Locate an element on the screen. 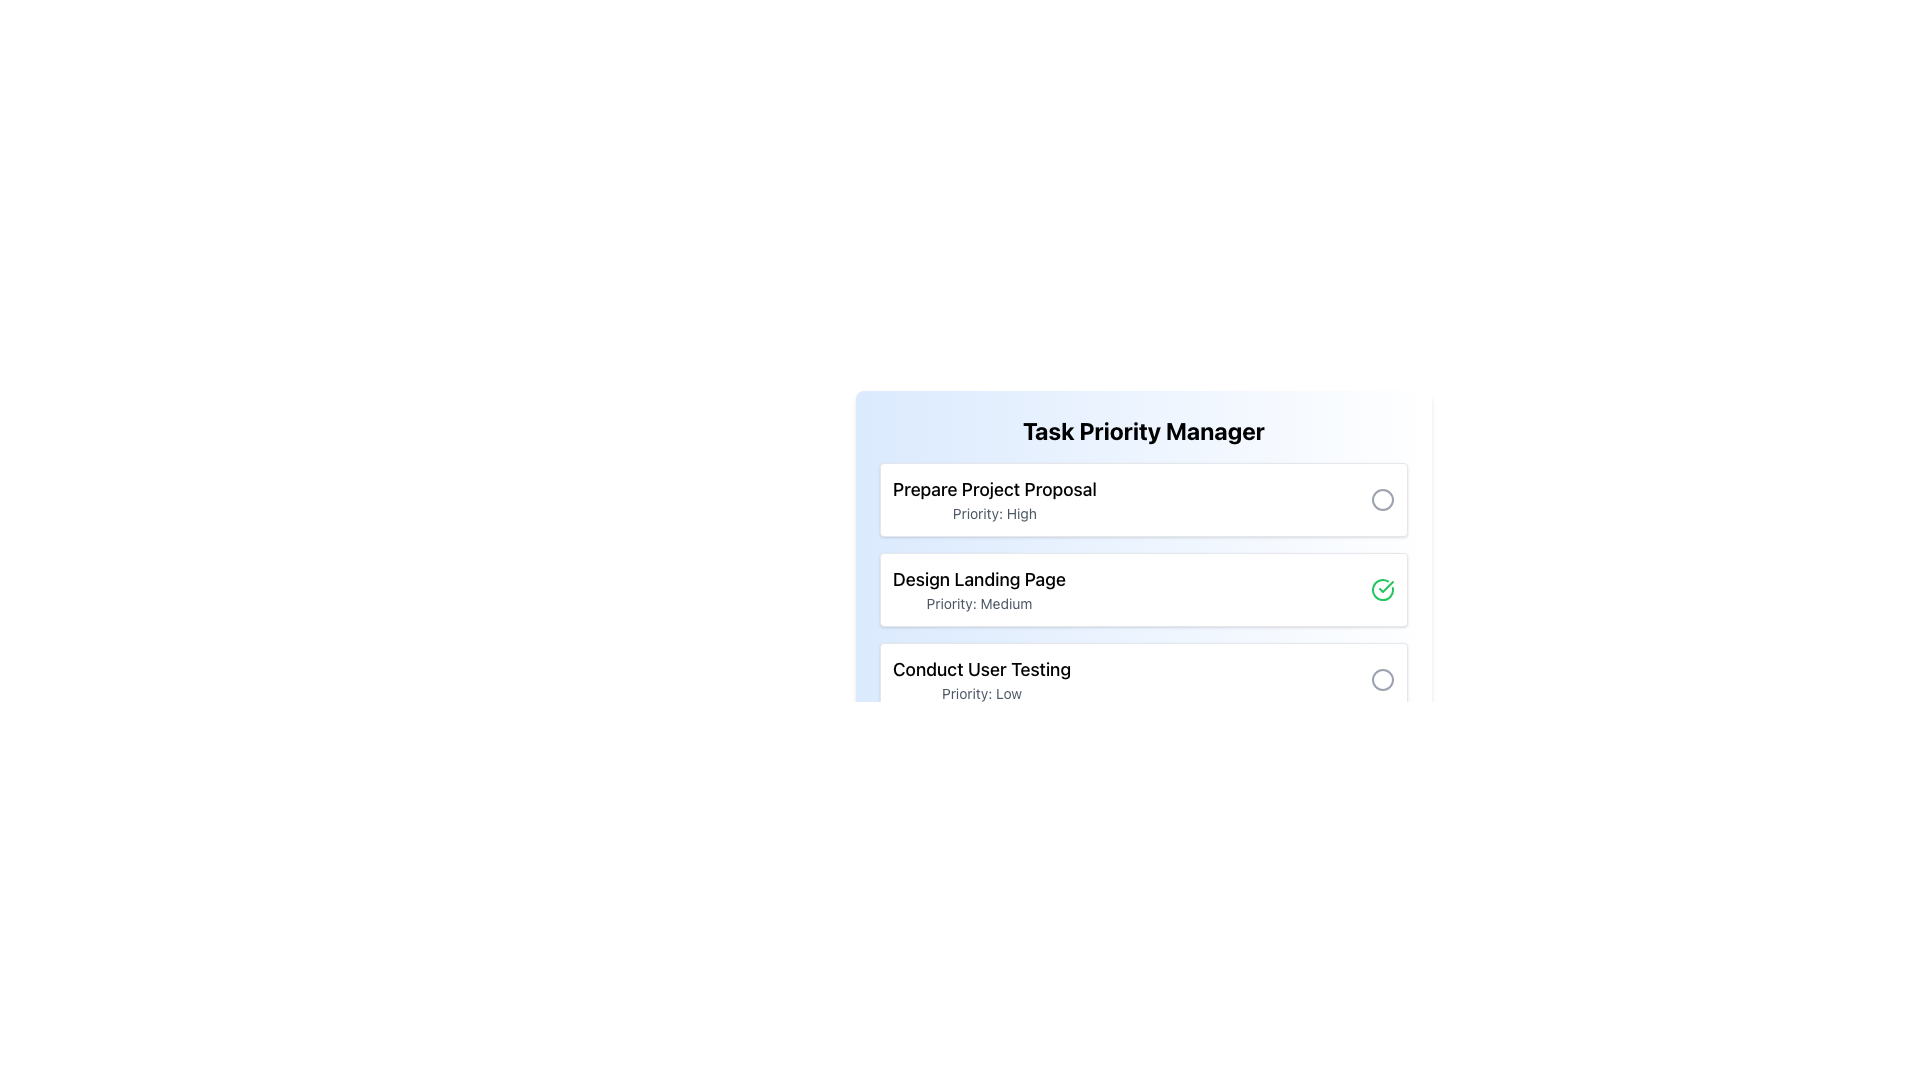 The width and height of the screenshot is (1920, 1080). the central circle of the SVG icon used for visual representation next to the 'Conduct User Testing' task in the list of tasks is located at coordinates (1381, 678).